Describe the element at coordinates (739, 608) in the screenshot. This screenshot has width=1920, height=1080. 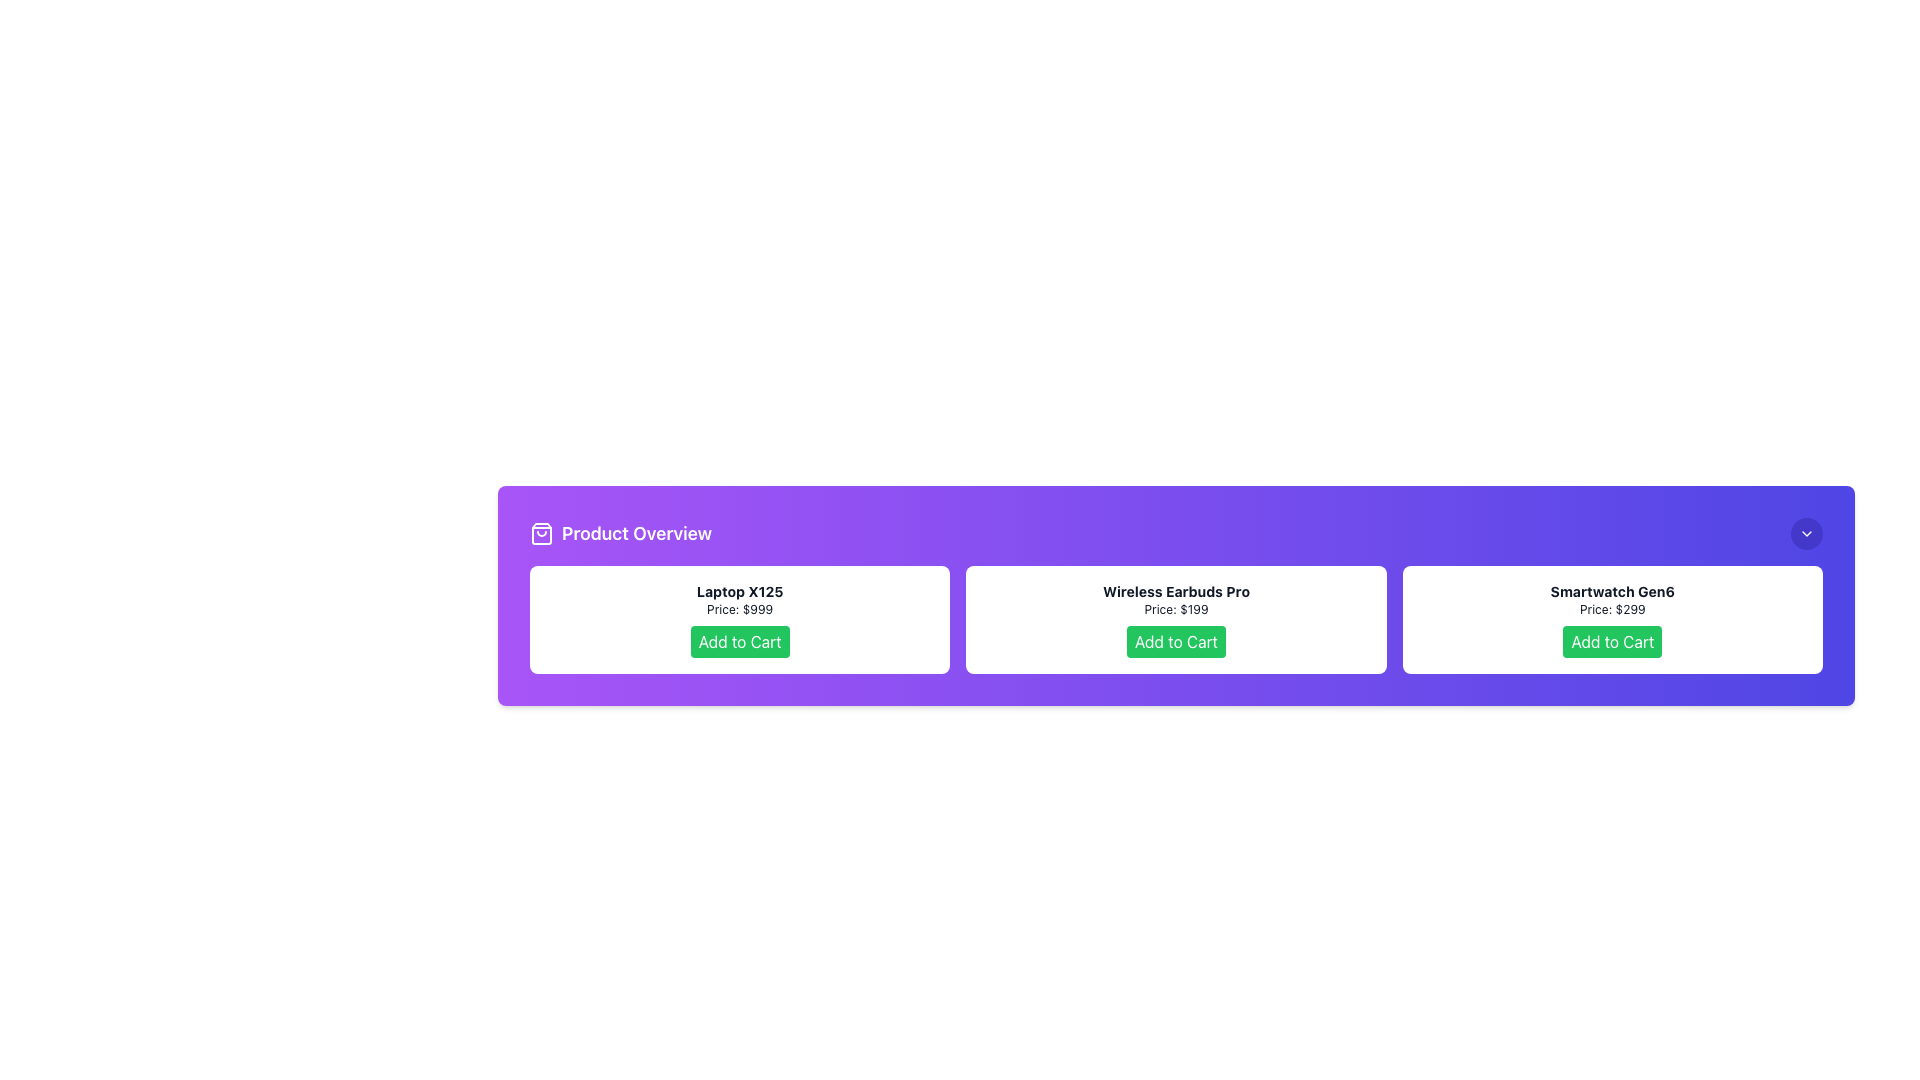
I see `the static text label displaying 'Price: $999', which is located beneath the product title 'Laptop X125' and above the 'Add to Cart' button` at that location.